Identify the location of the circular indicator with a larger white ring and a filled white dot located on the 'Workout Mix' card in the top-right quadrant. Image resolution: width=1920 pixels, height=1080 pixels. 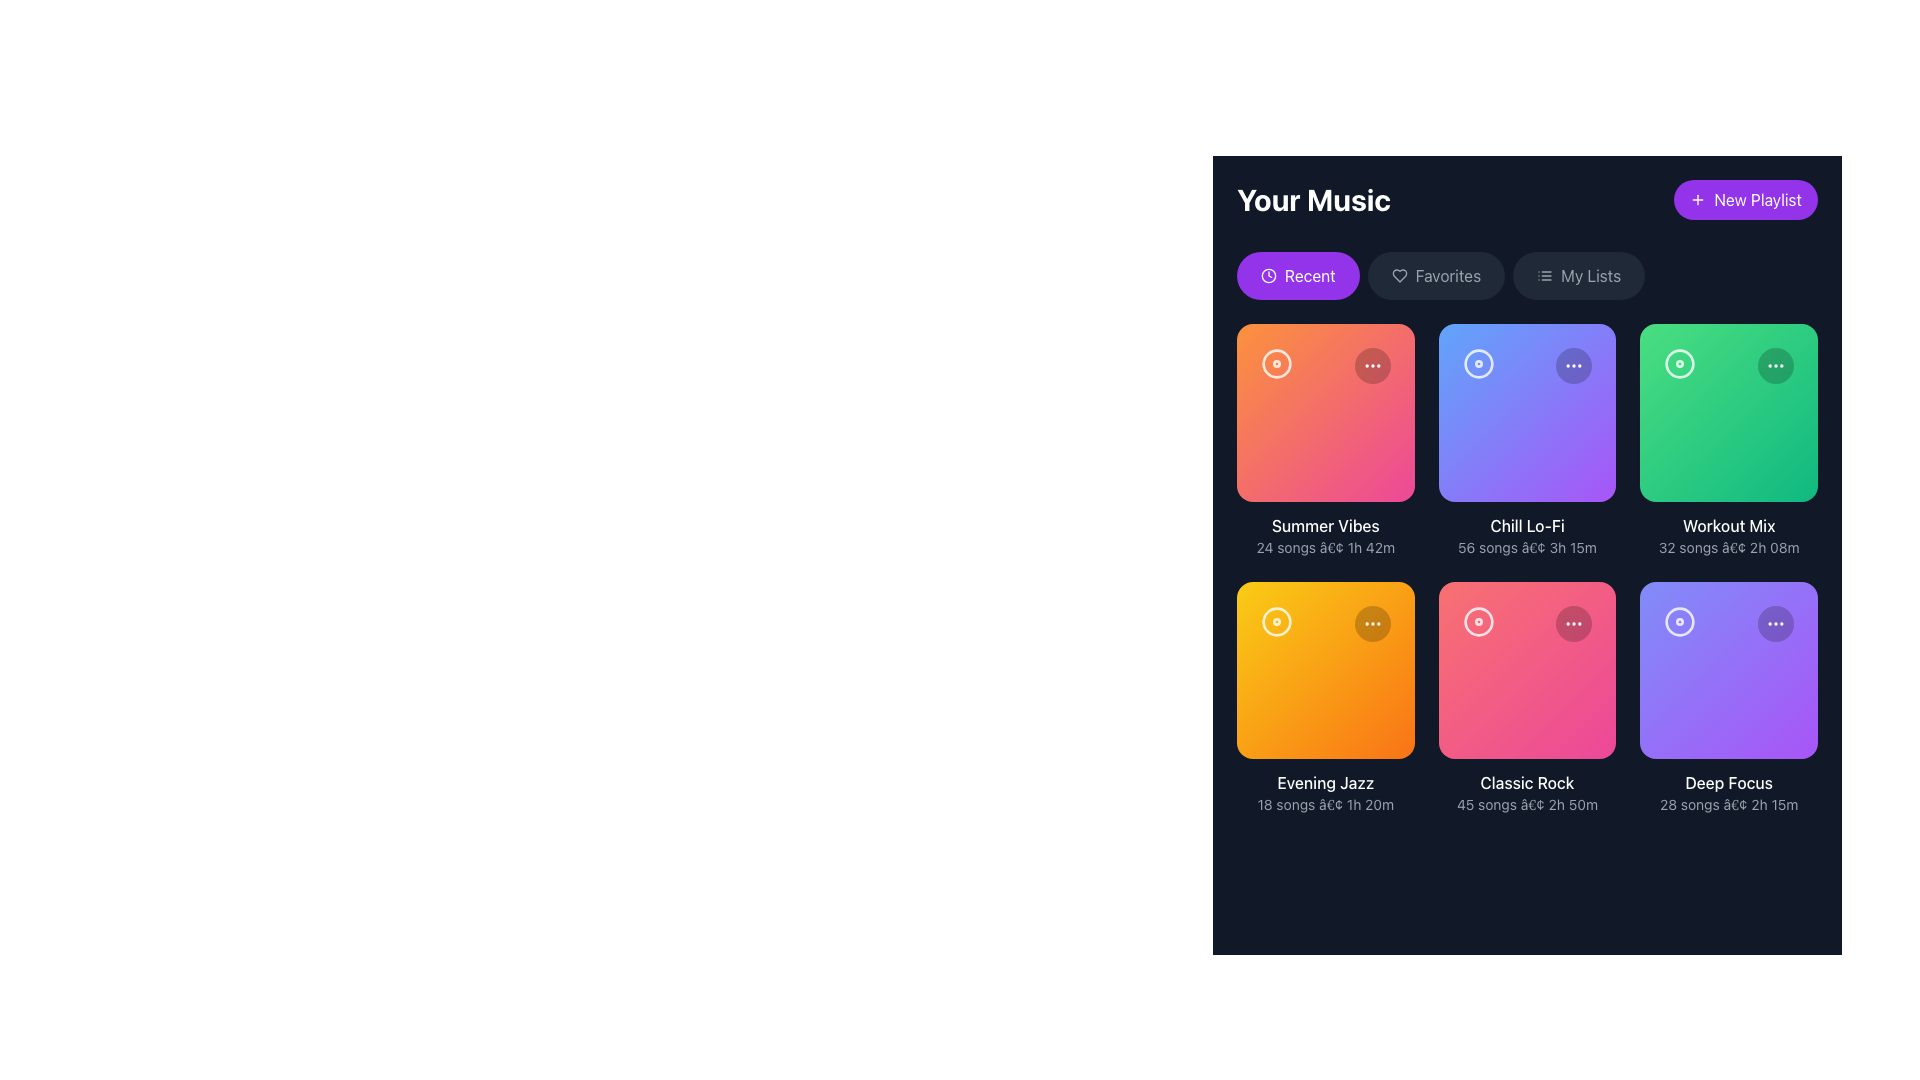
(1680, 363).